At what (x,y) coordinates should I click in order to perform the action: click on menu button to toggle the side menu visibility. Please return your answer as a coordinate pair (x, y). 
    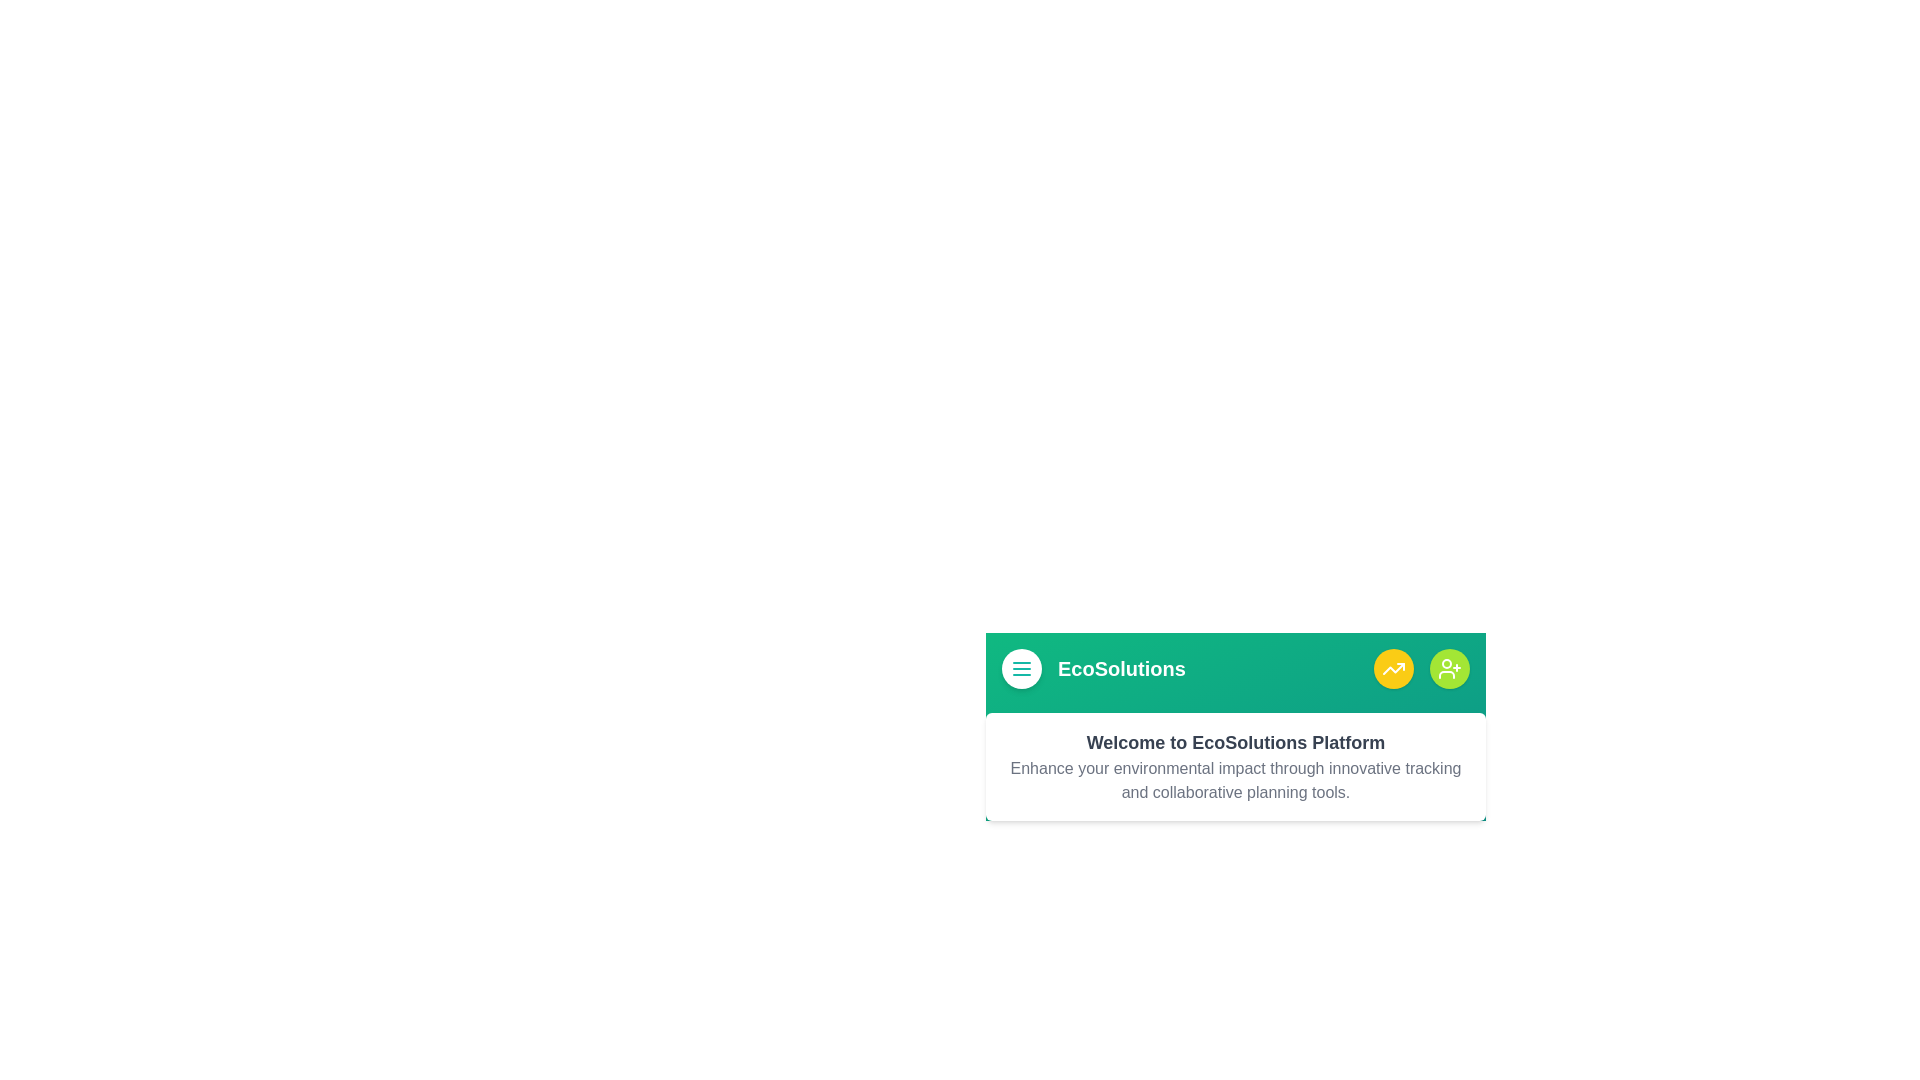
    Looking at the image, I should click on (1022, 668).